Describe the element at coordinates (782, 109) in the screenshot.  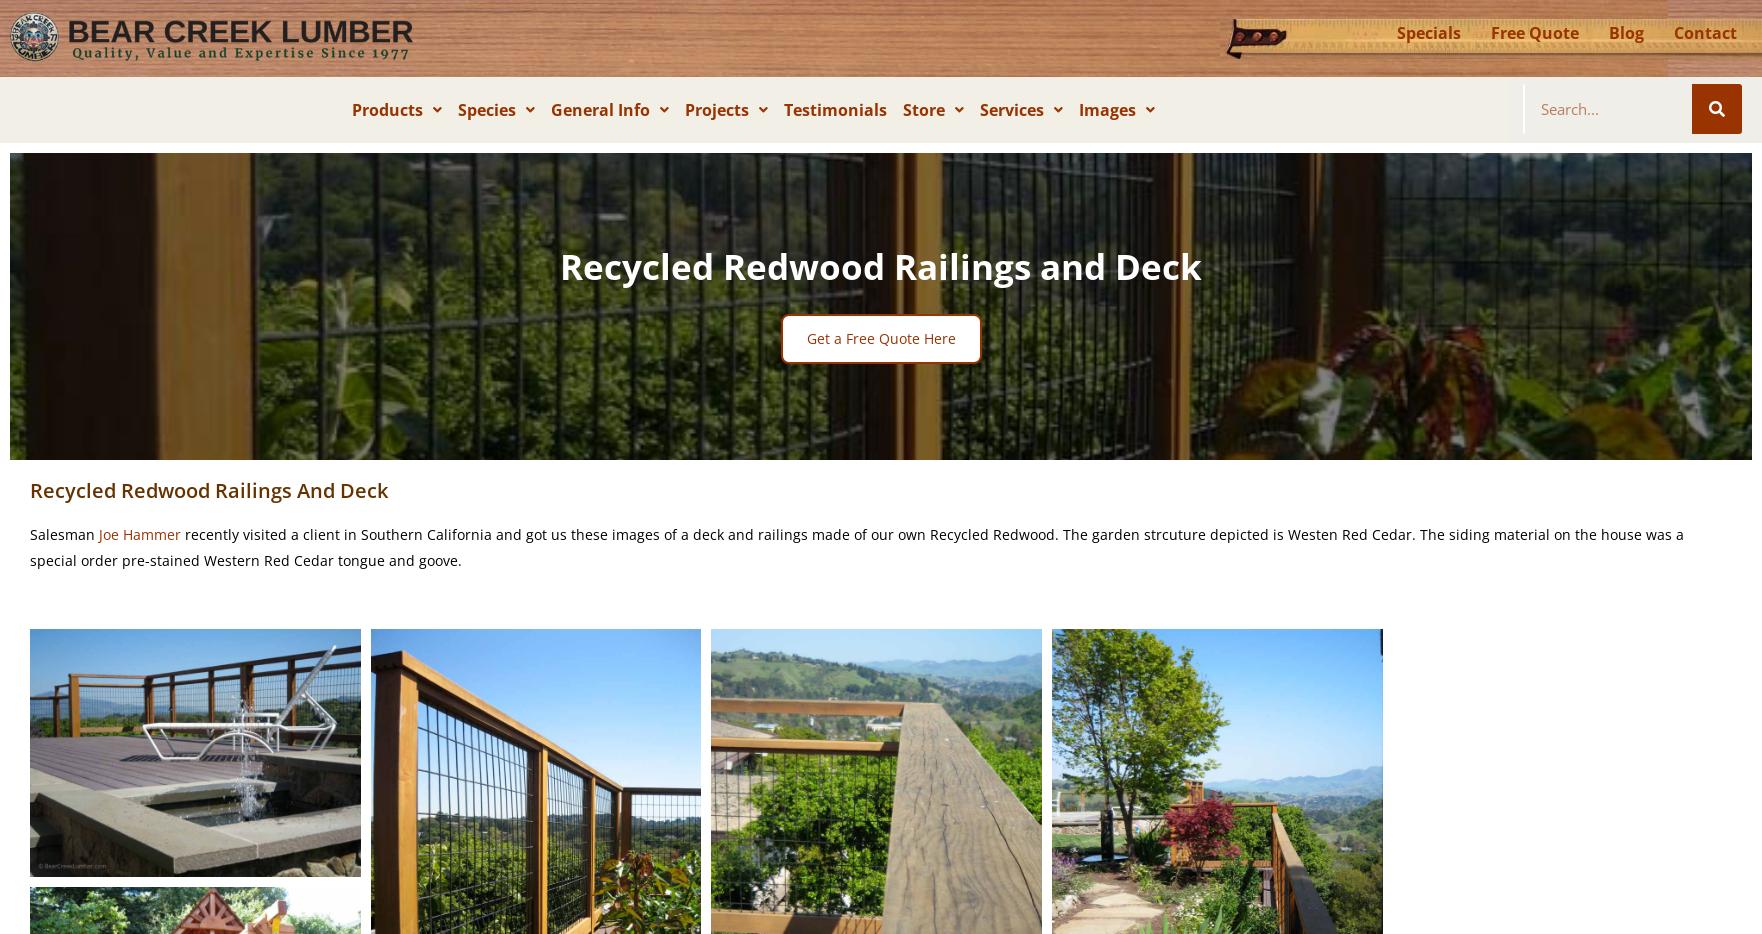
I see `'Testimonials'` at that location.